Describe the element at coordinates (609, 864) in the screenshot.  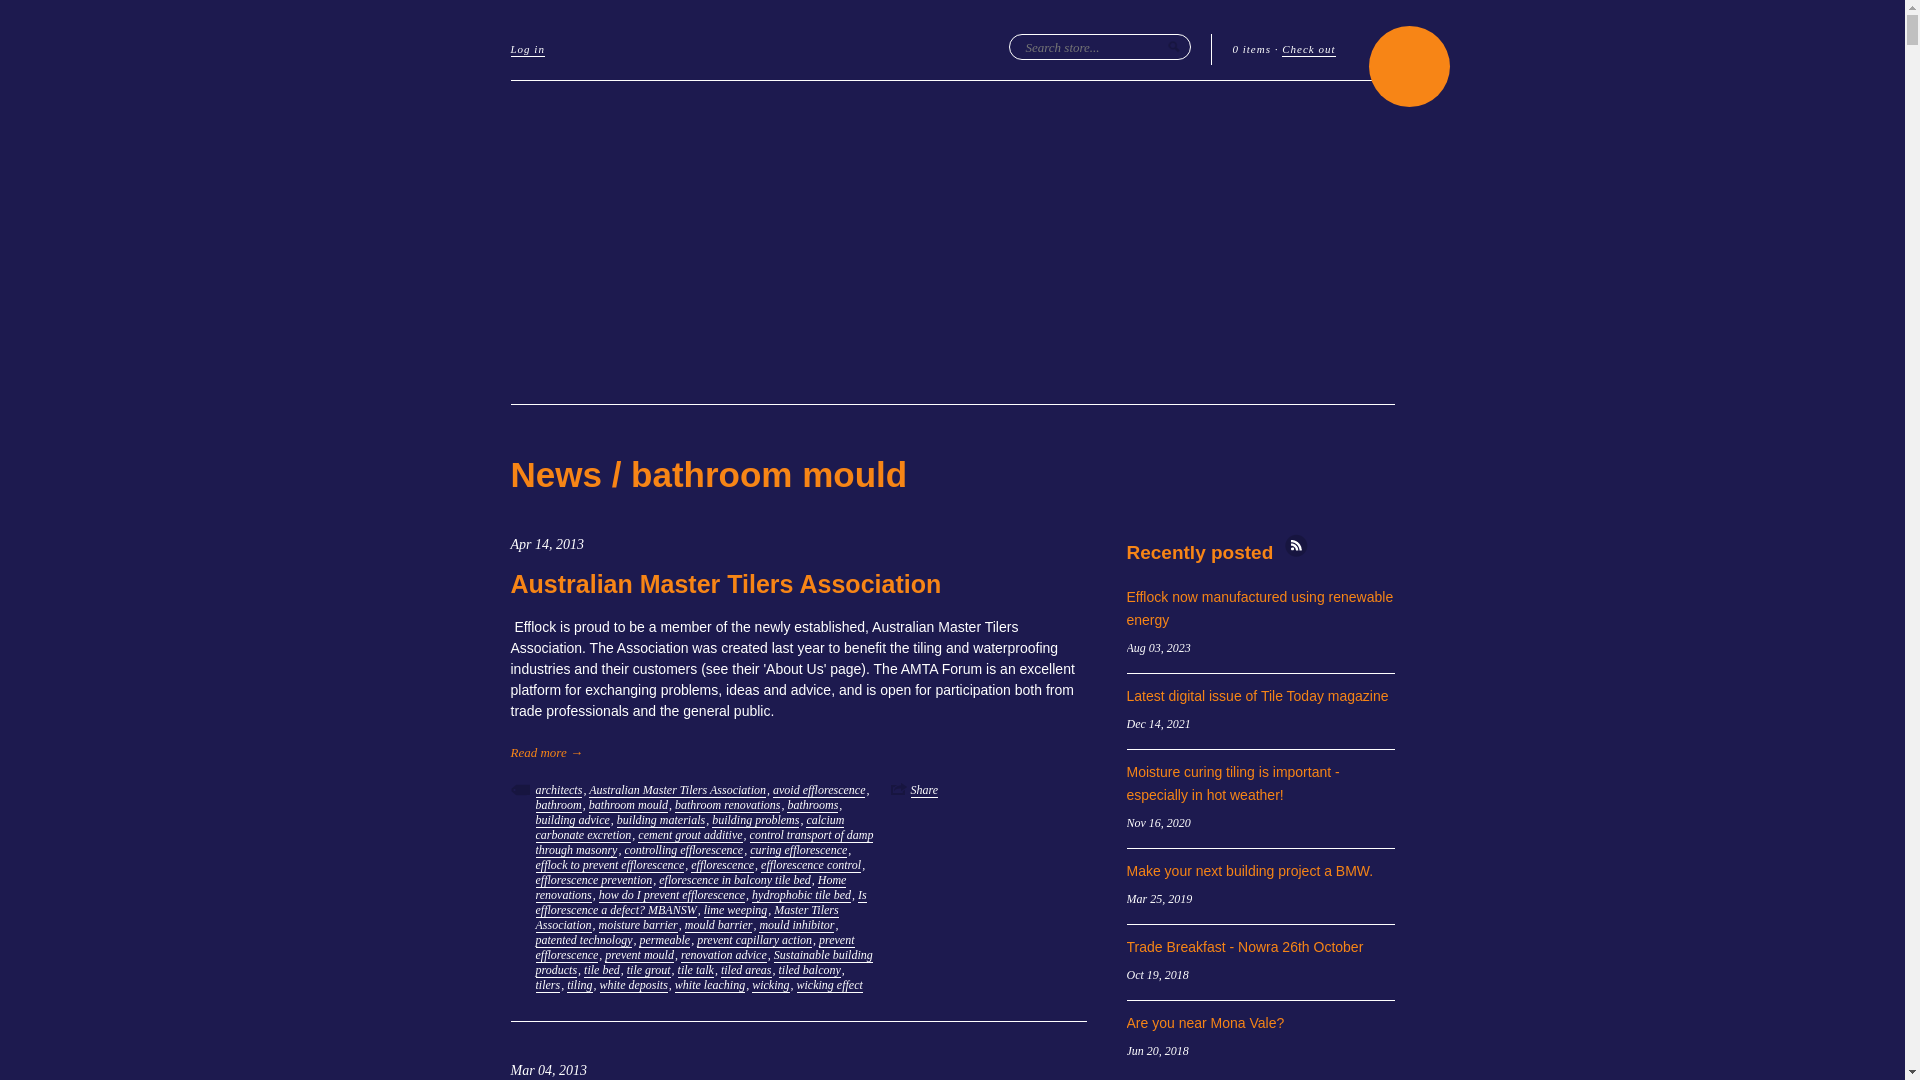
I see `'efflock to prevent efflorescence'` at that location.